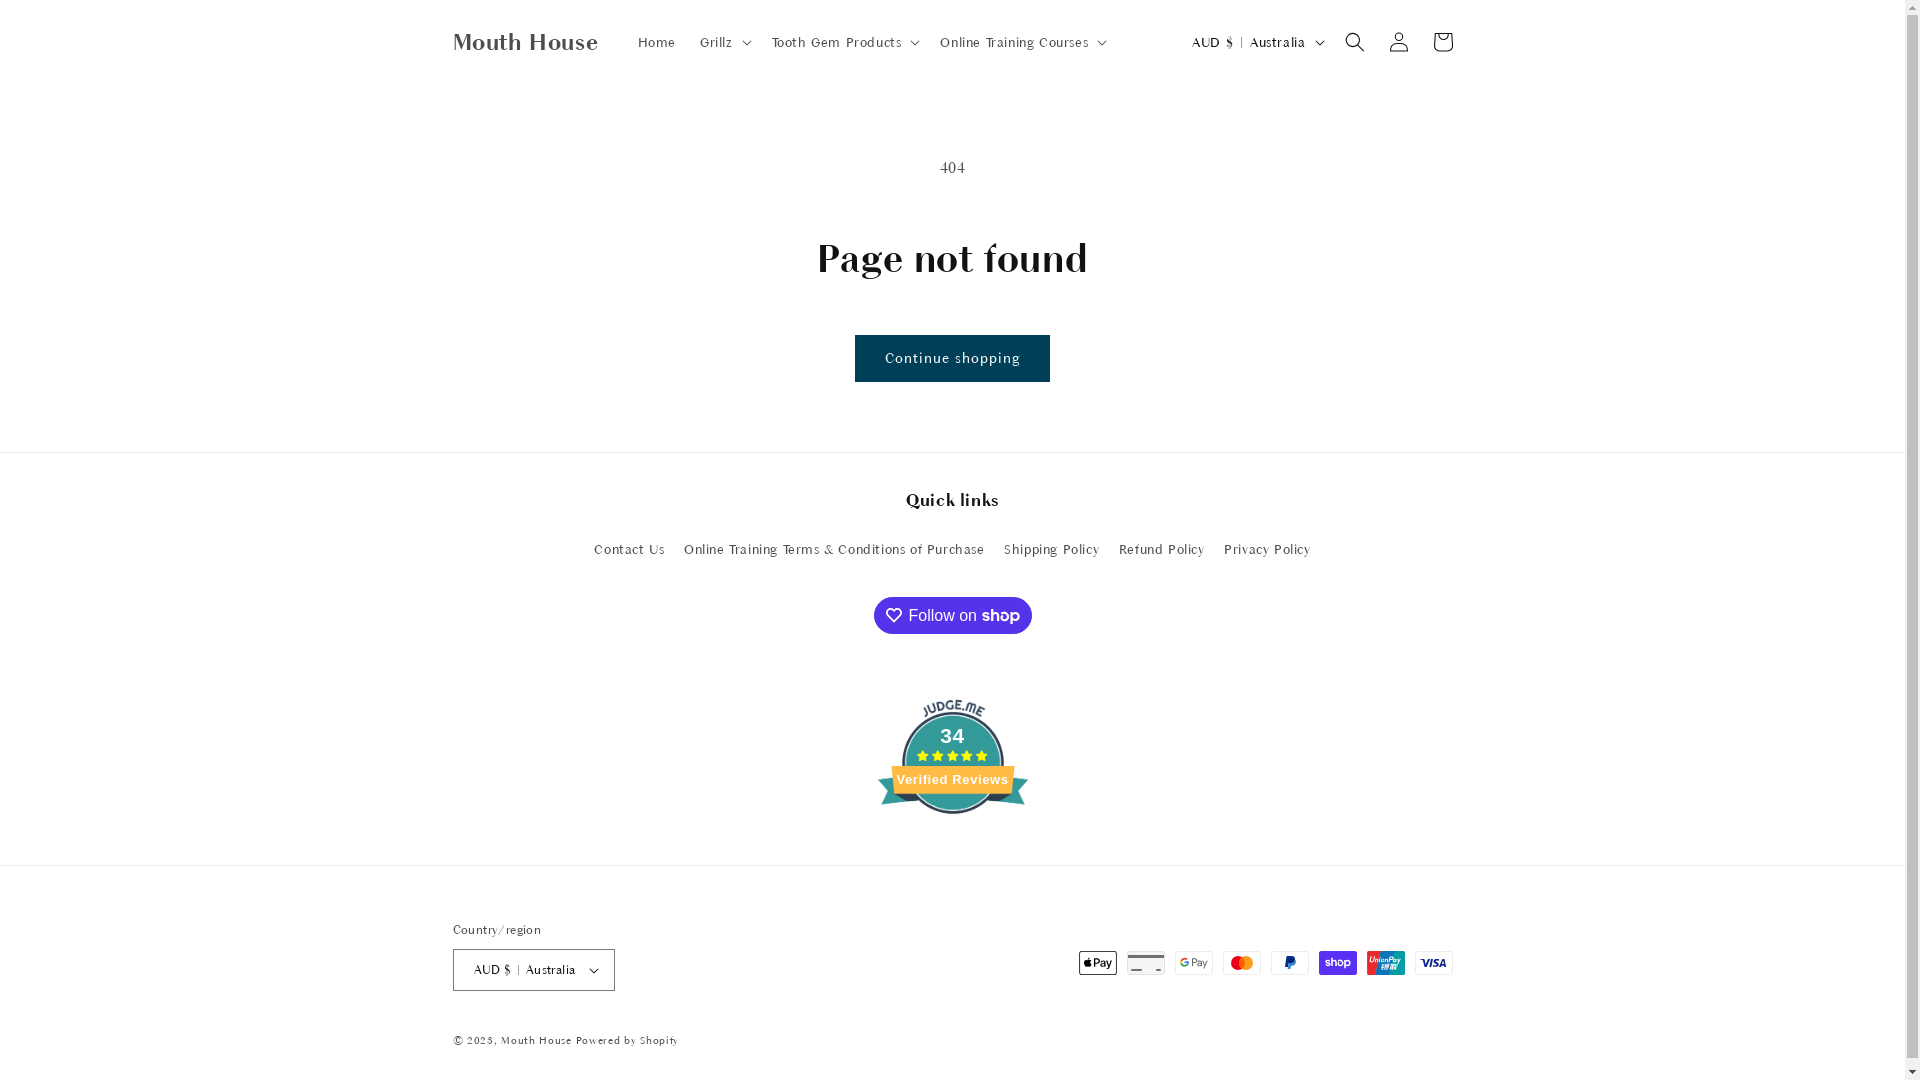  What do you see at coordinates (1396, 42) in the screenshot?
I see `'Log in'` at bounding box center [1396, 42].